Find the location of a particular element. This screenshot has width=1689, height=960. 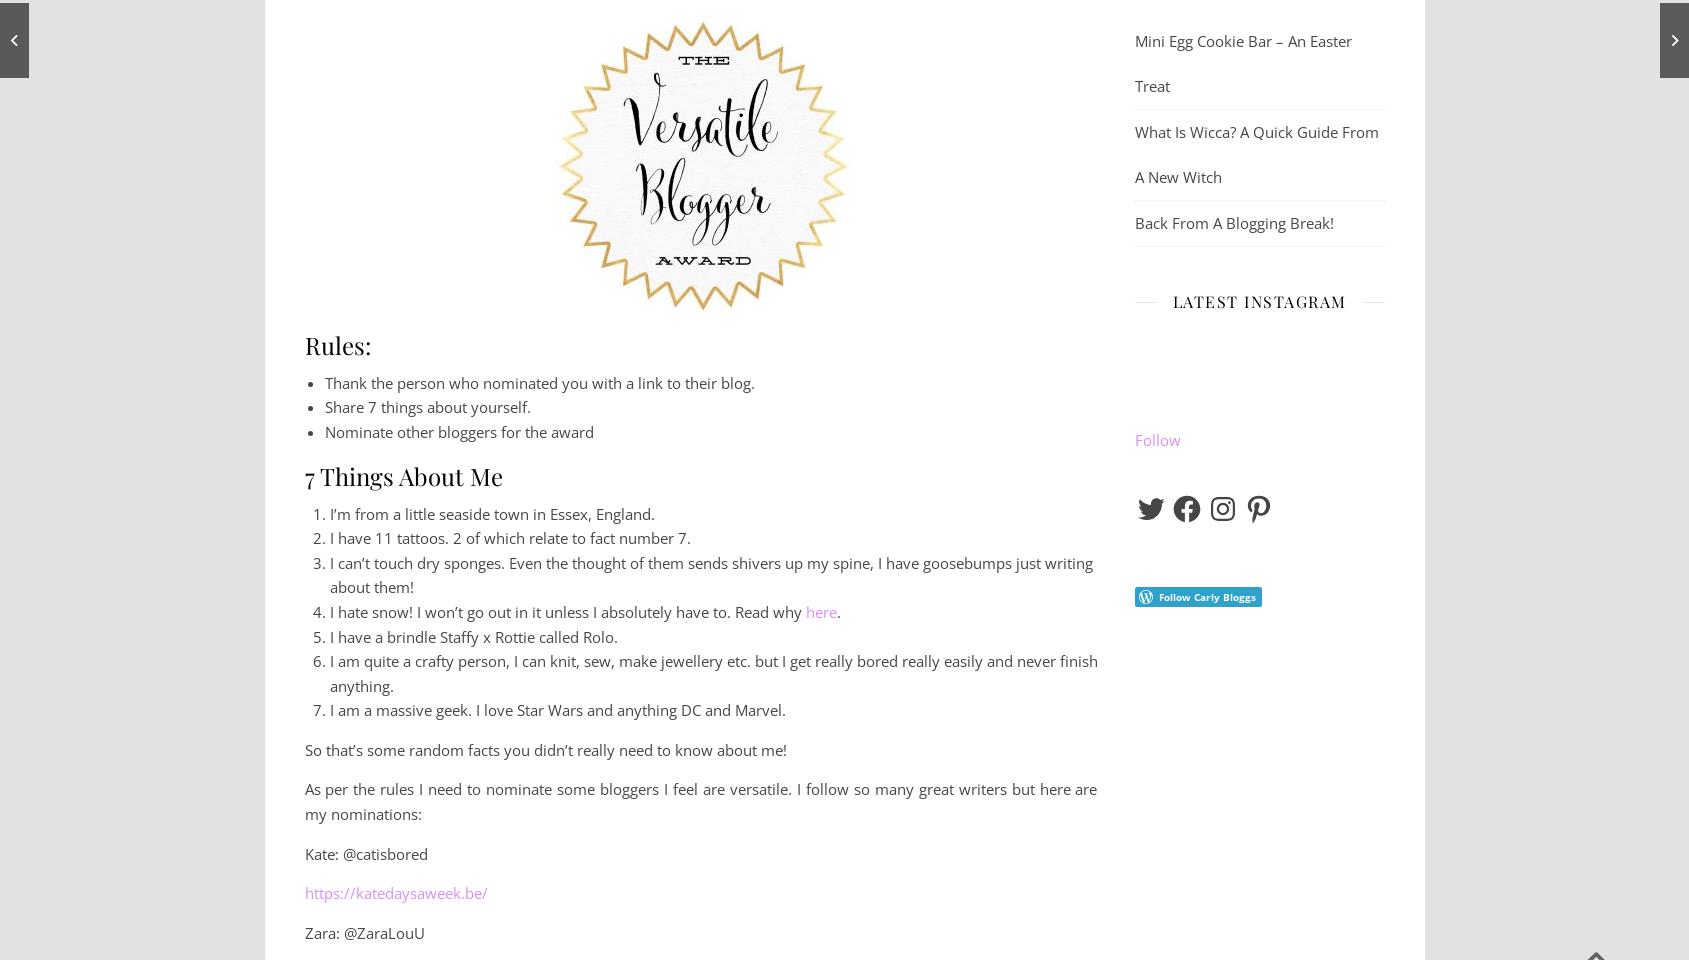

'Latest Instagram' is located at coordinates (1170, 301).